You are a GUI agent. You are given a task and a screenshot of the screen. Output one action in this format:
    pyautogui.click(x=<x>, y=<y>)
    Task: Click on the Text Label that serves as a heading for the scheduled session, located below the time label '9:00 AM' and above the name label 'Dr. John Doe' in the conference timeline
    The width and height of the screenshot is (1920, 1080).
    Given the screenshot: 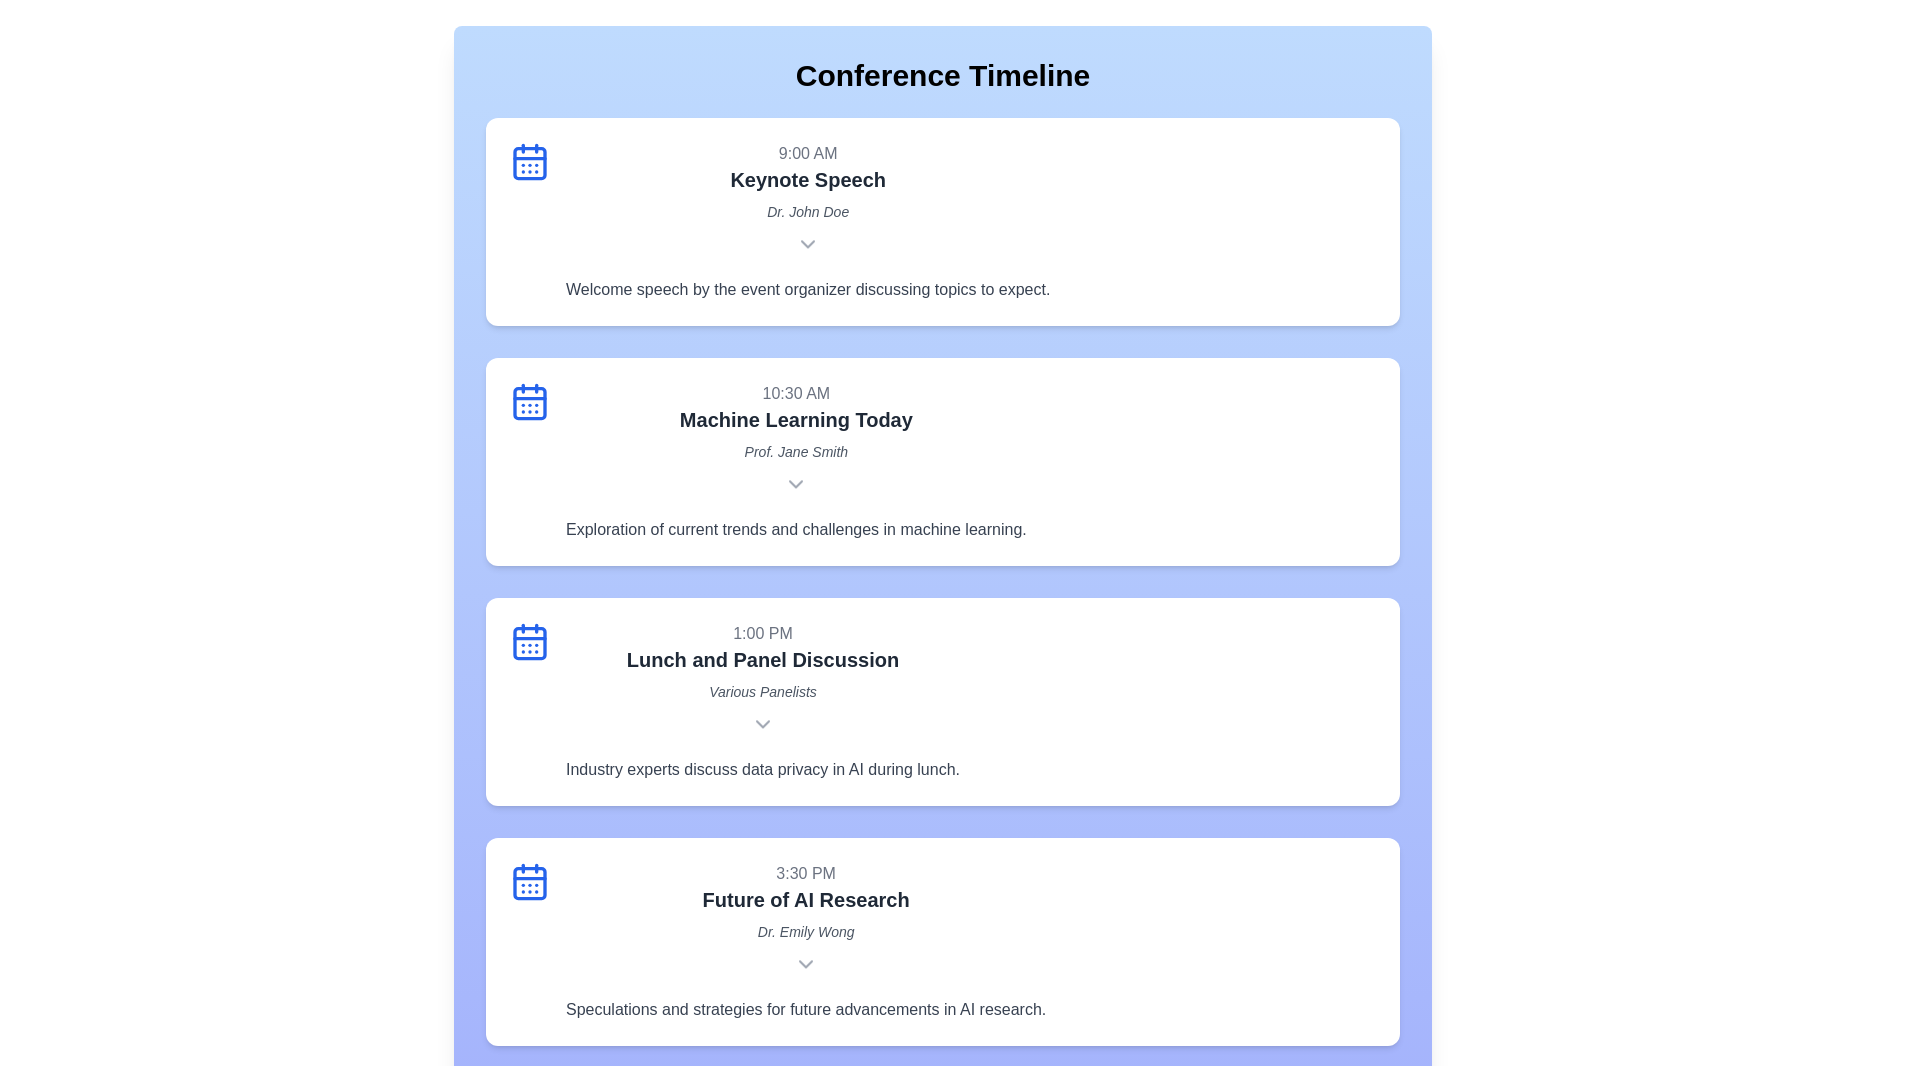 What is the action you would take?
    pyautogui.click(x=808, y=180)
    